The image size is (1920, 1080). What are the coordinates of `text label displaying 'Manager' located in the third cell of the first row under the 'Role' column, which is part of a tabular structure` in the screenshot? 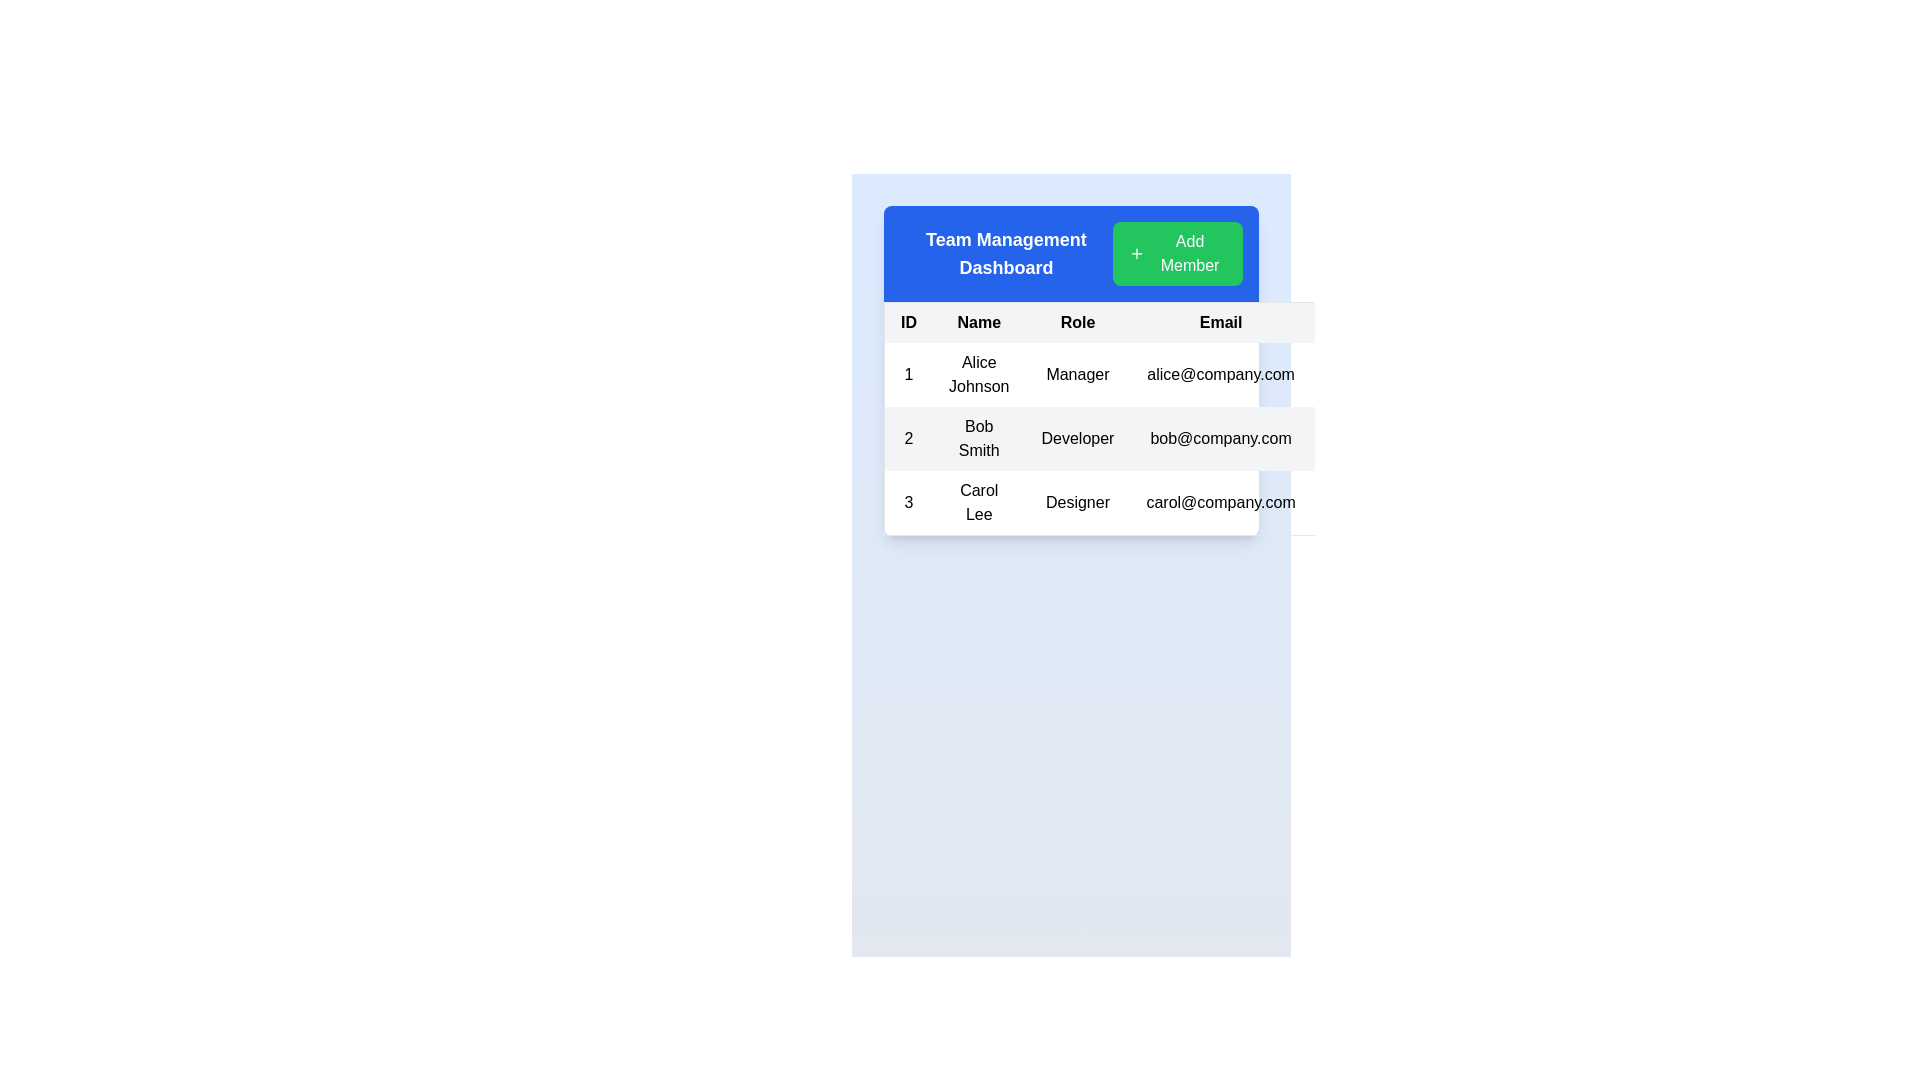 It's located at (1076, 374).